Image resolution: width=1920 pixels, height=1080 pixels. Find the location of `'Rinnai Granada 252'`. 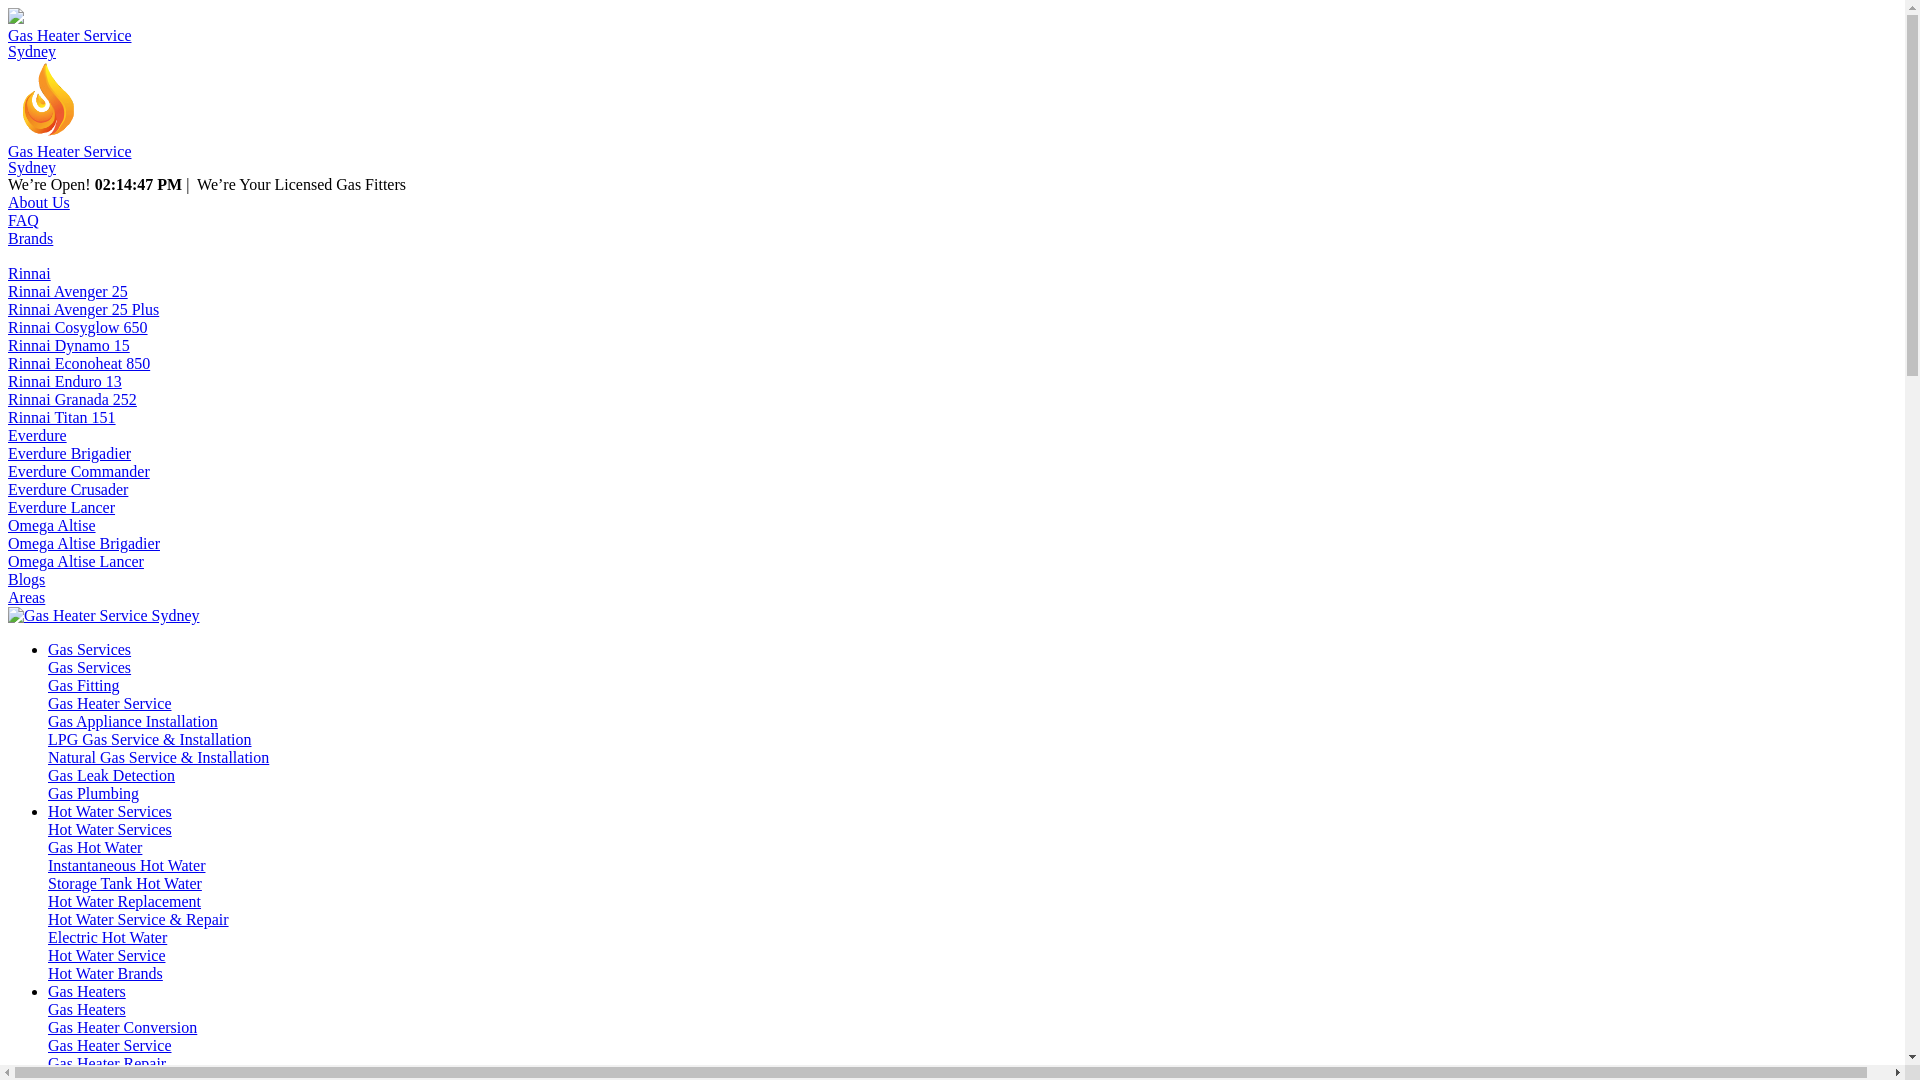

'Rinnai Granada 252' is located at coordinates (72, 399).